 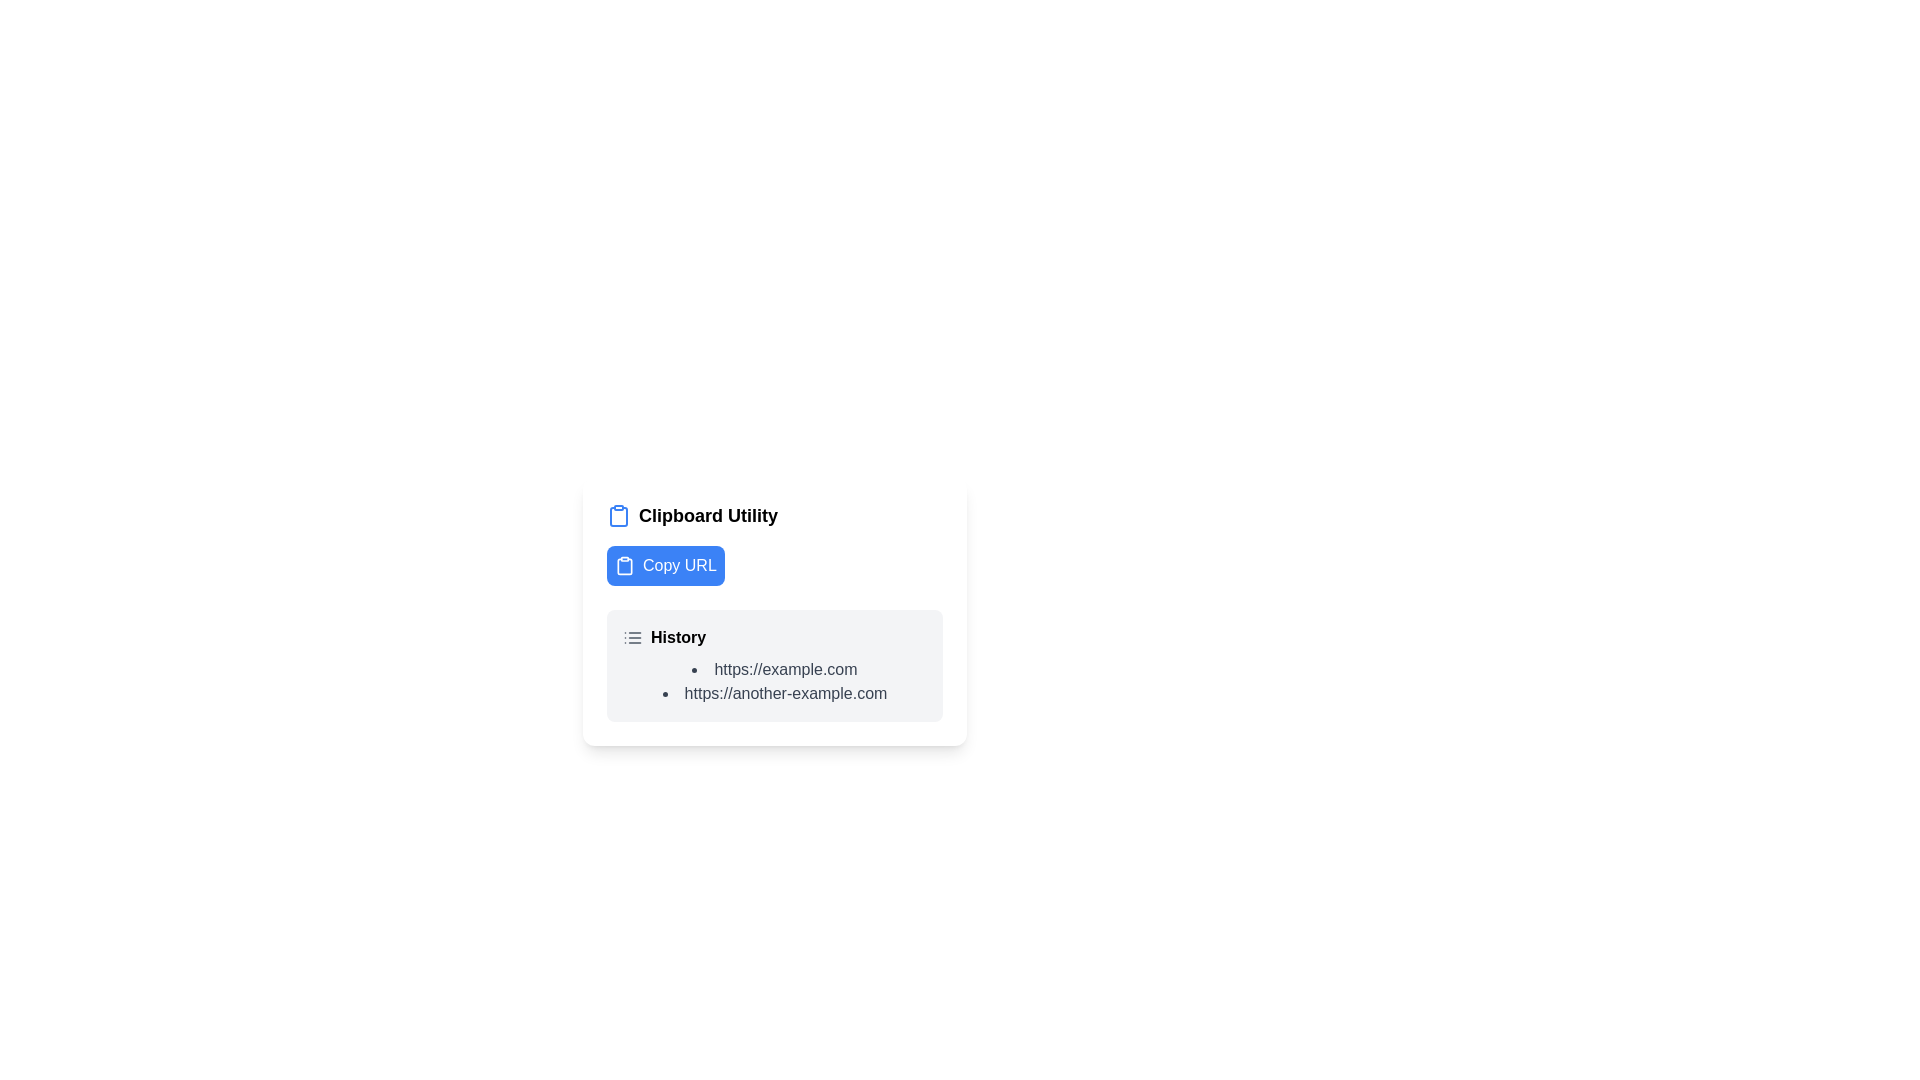 I want to click on the hyperlink 'https://another-example.com' which is the second item in the 'History' list, so click(x=773, y=693).